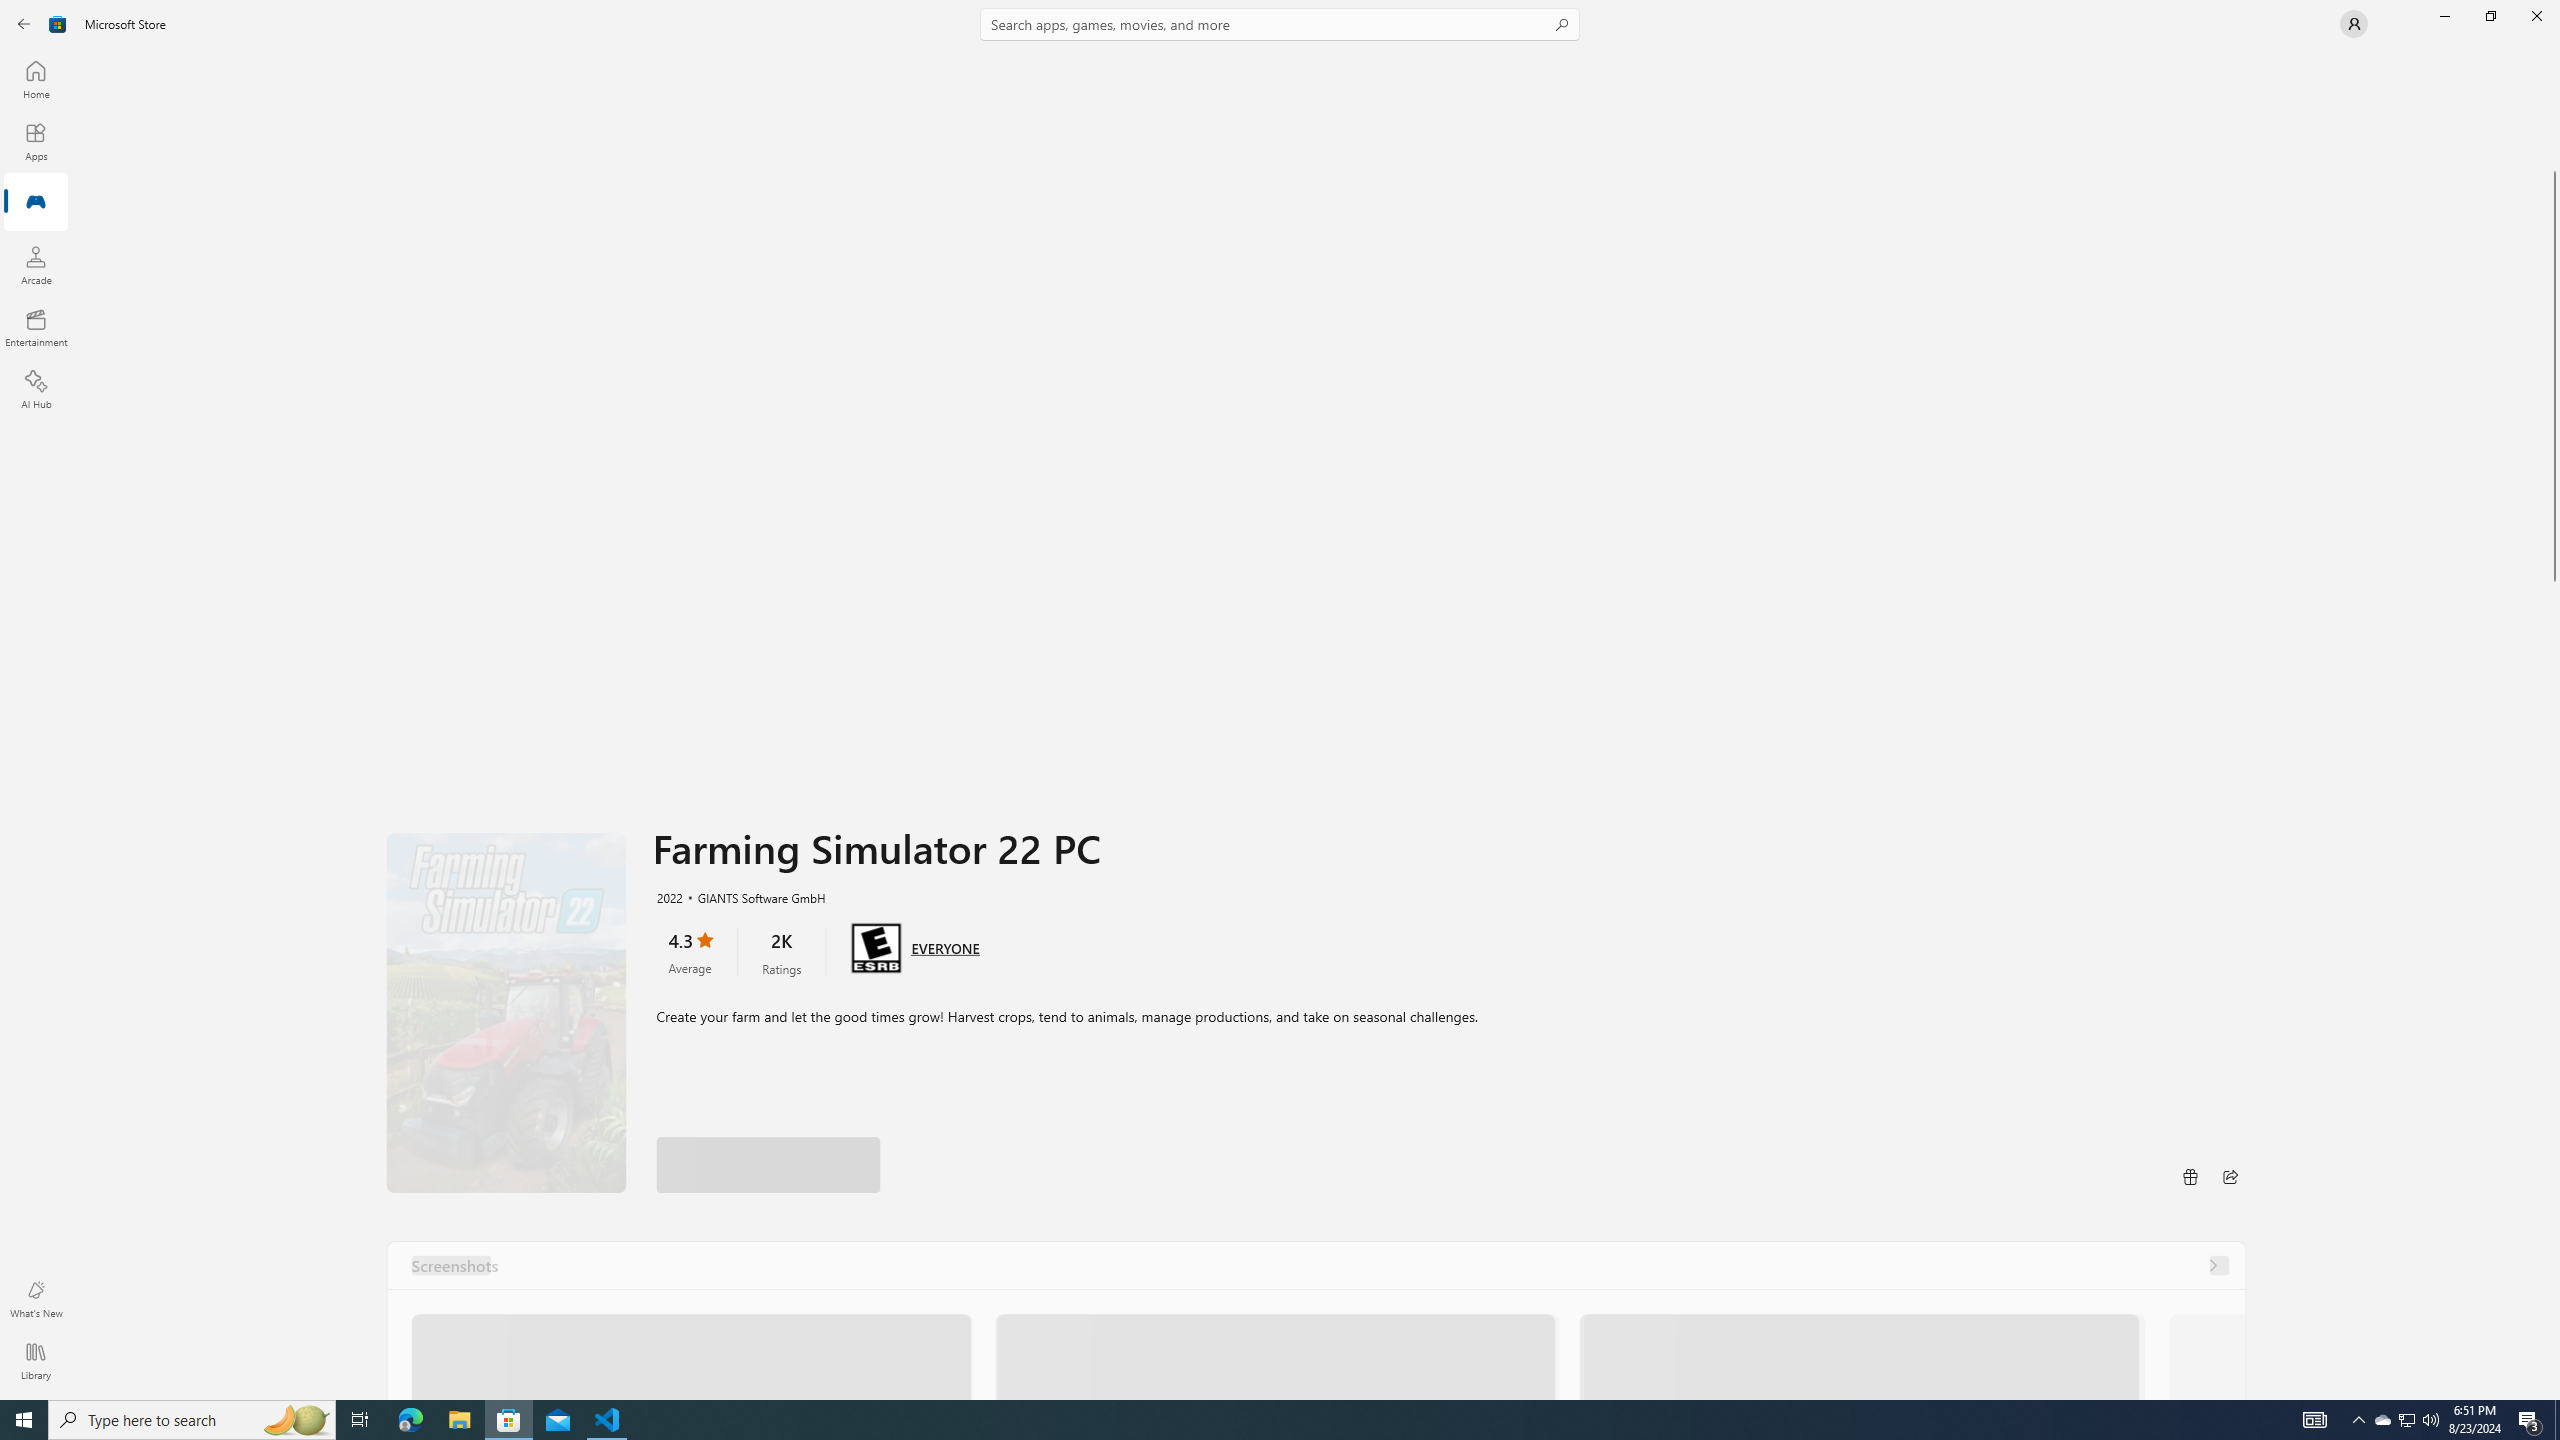 The width and height of the screenshot is (2560, 1440). What do you see at coordinates (2552, 55) in the screenshot?
I see `'Vertical Small Decrease'` at bounding box center [2552, 55].